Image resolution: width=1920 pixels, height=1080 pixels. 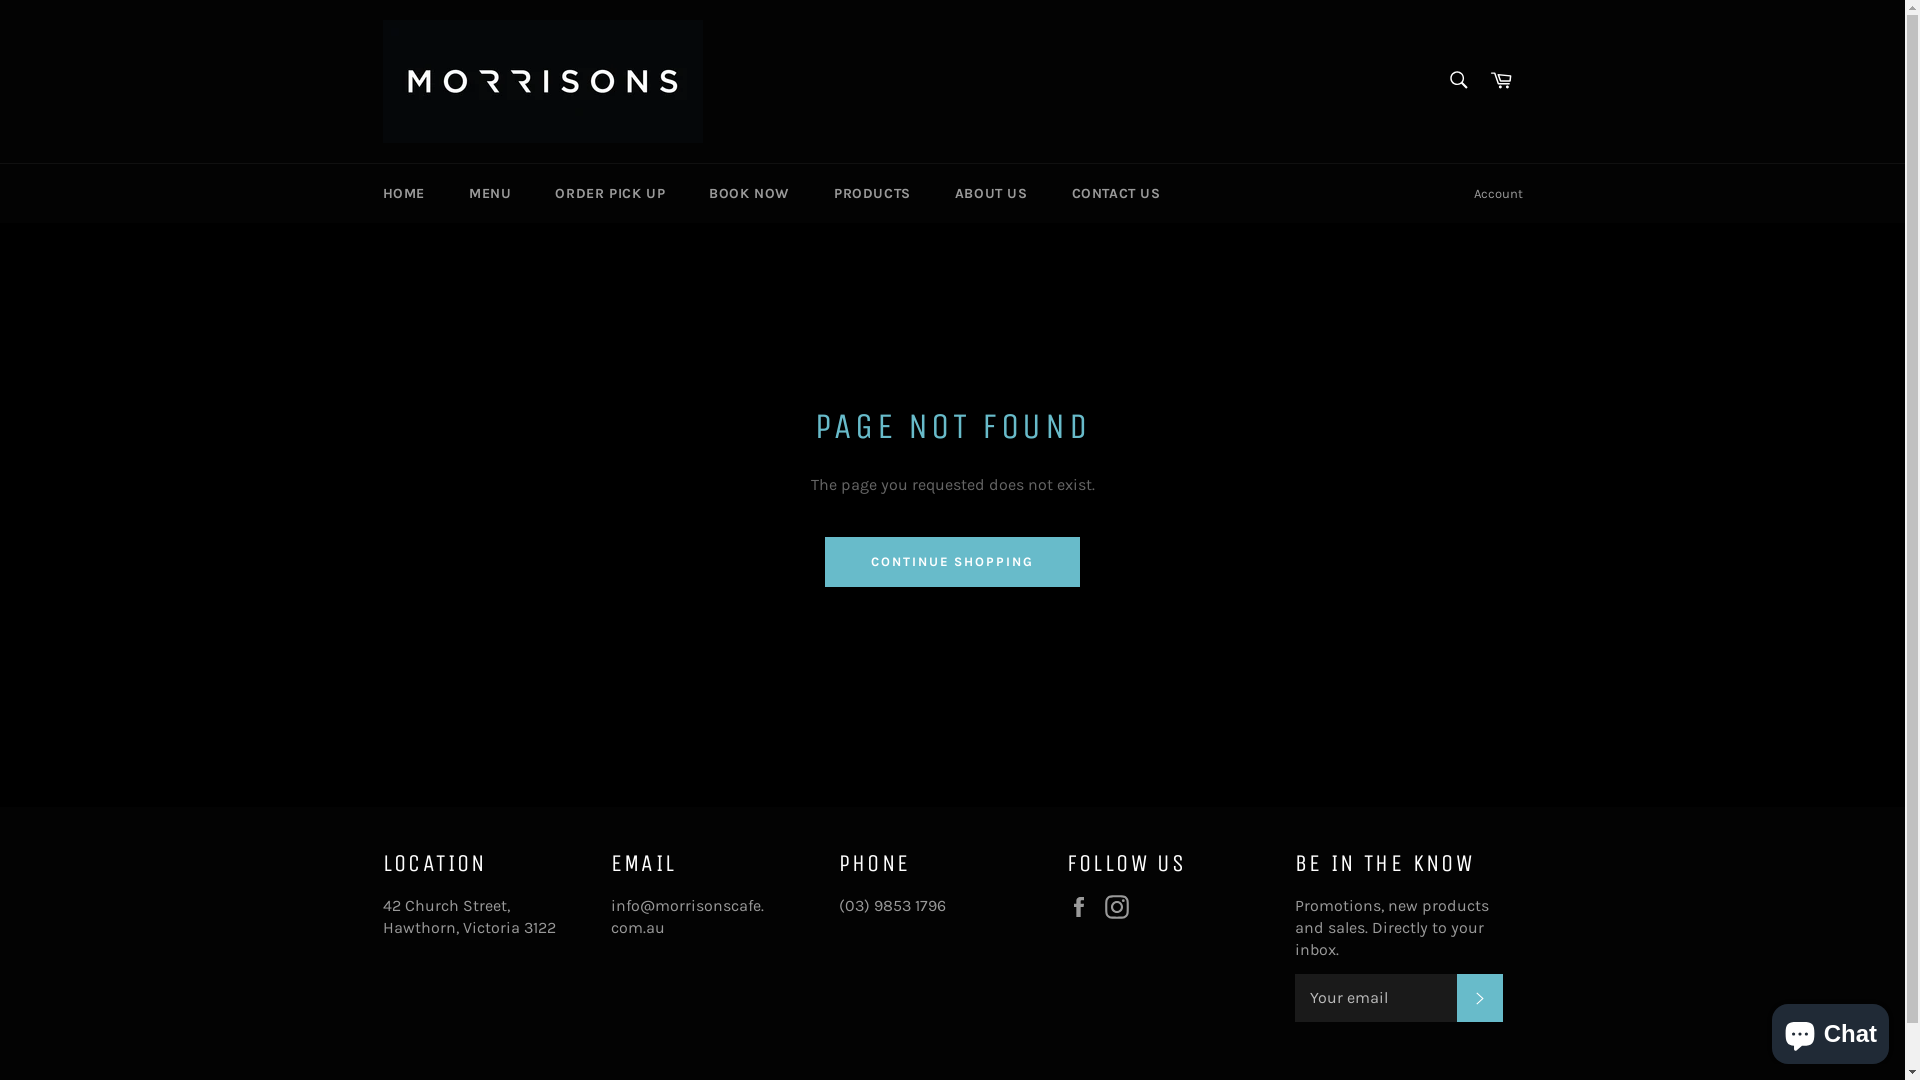 I want to click on 'BOOK NOW', so click(x=689, y=193).